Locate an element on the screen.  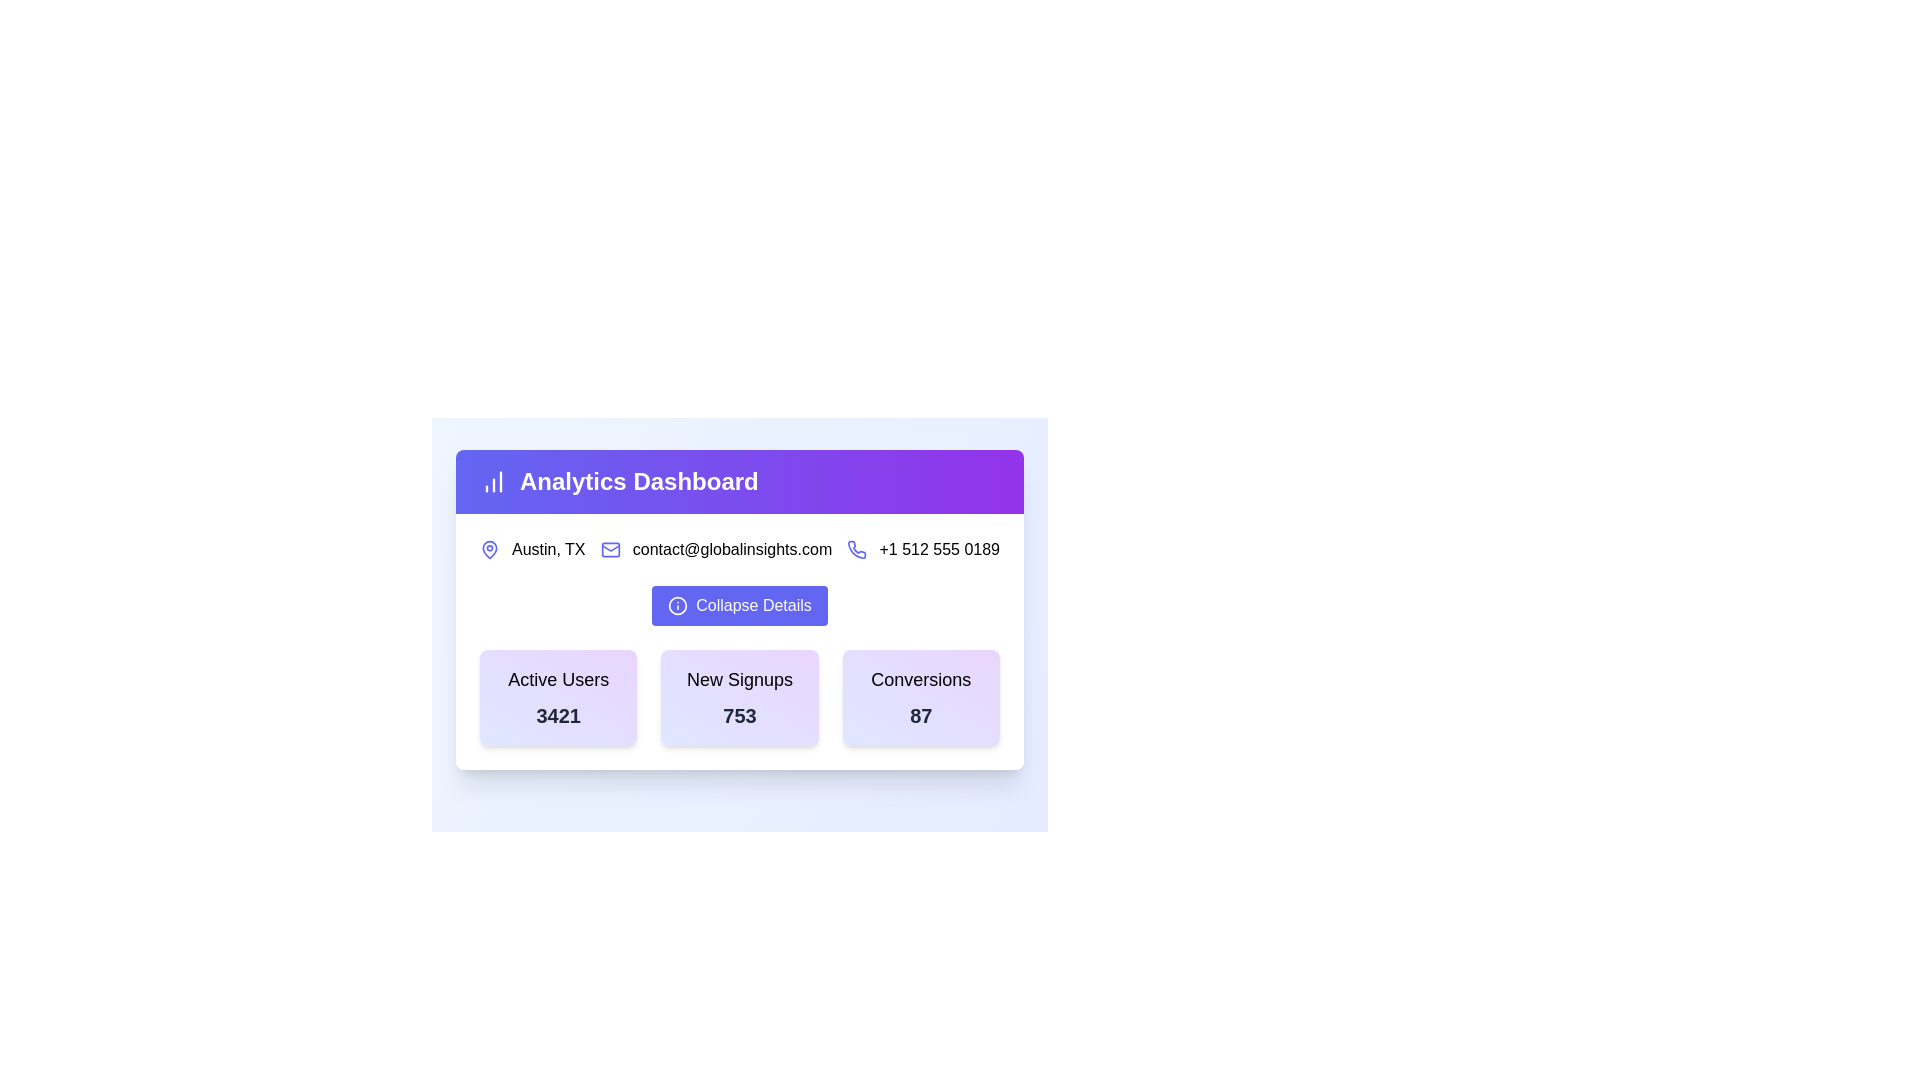
the button located at the center of the card layout is located at coordinates (738, 612).